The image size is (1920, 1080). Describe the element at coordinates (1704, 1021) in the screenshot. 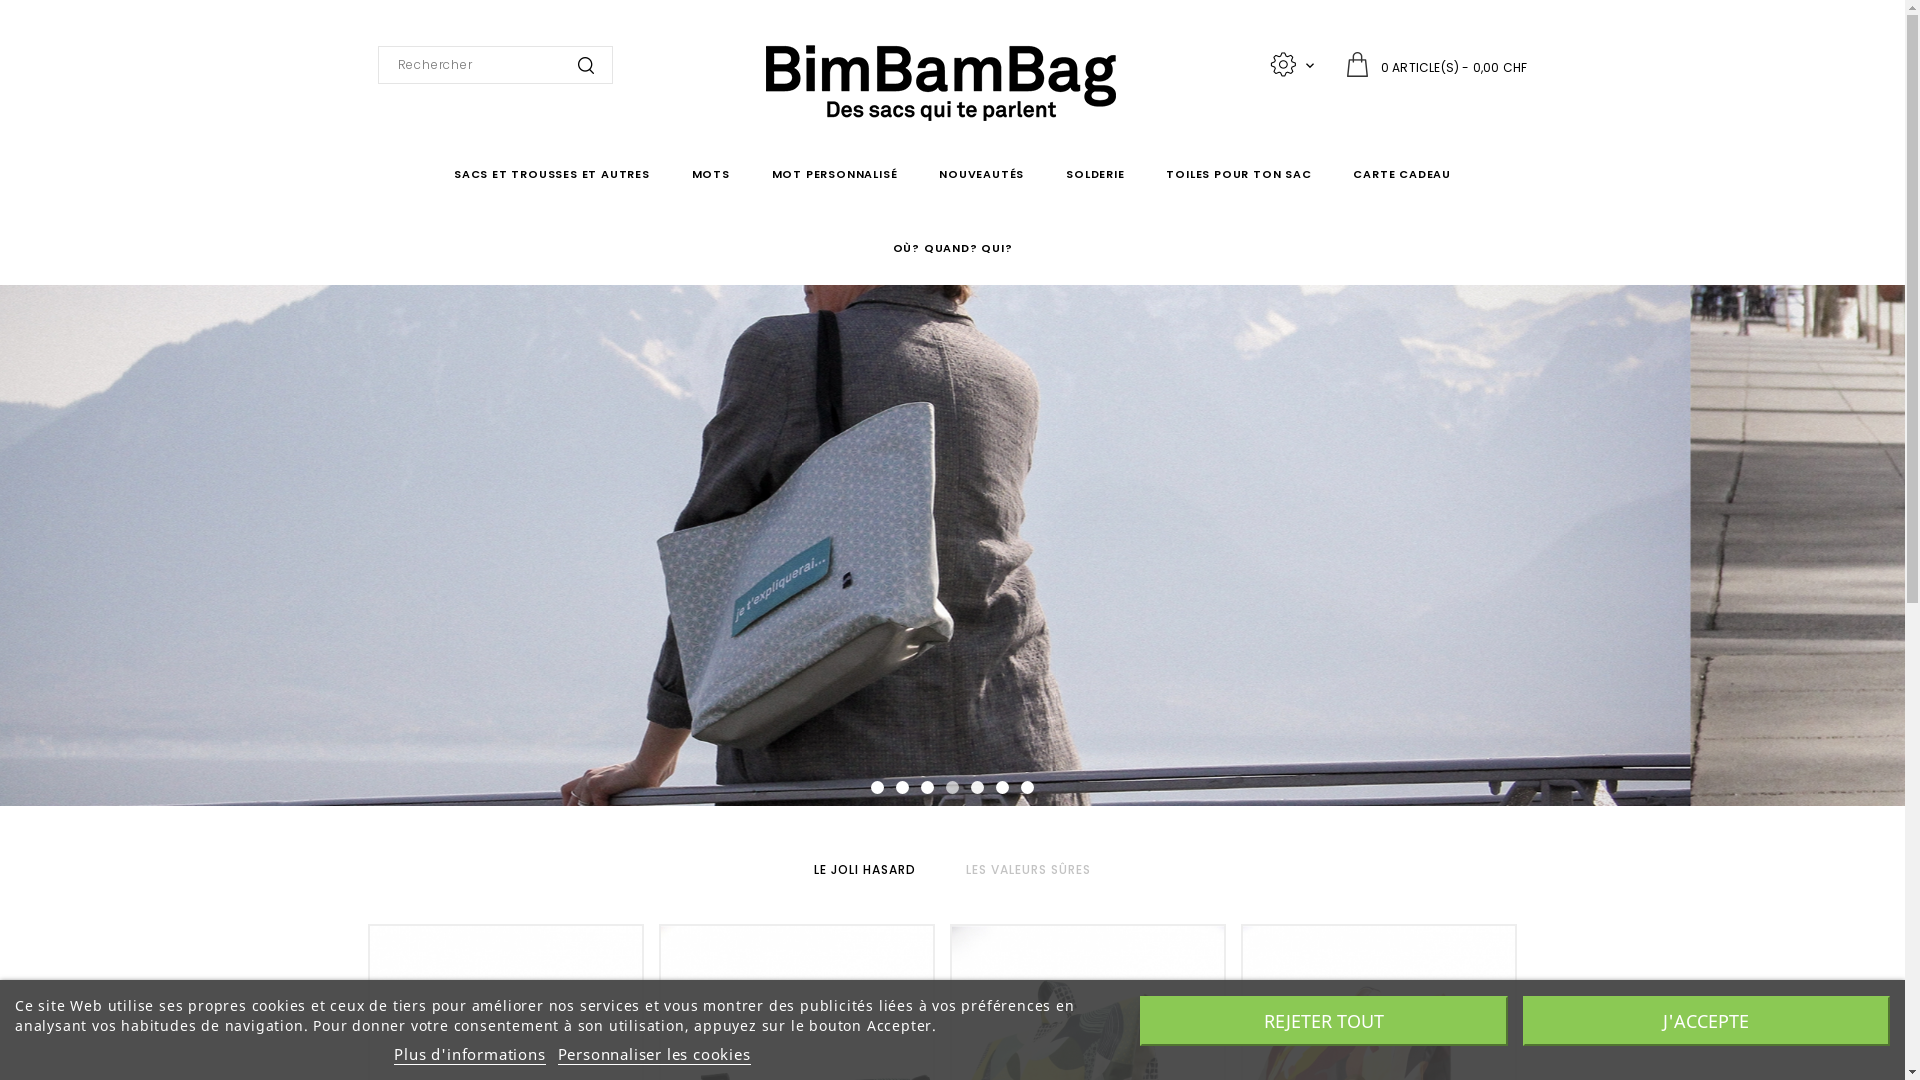

I see `'J'ACCEPTE'` at that location.